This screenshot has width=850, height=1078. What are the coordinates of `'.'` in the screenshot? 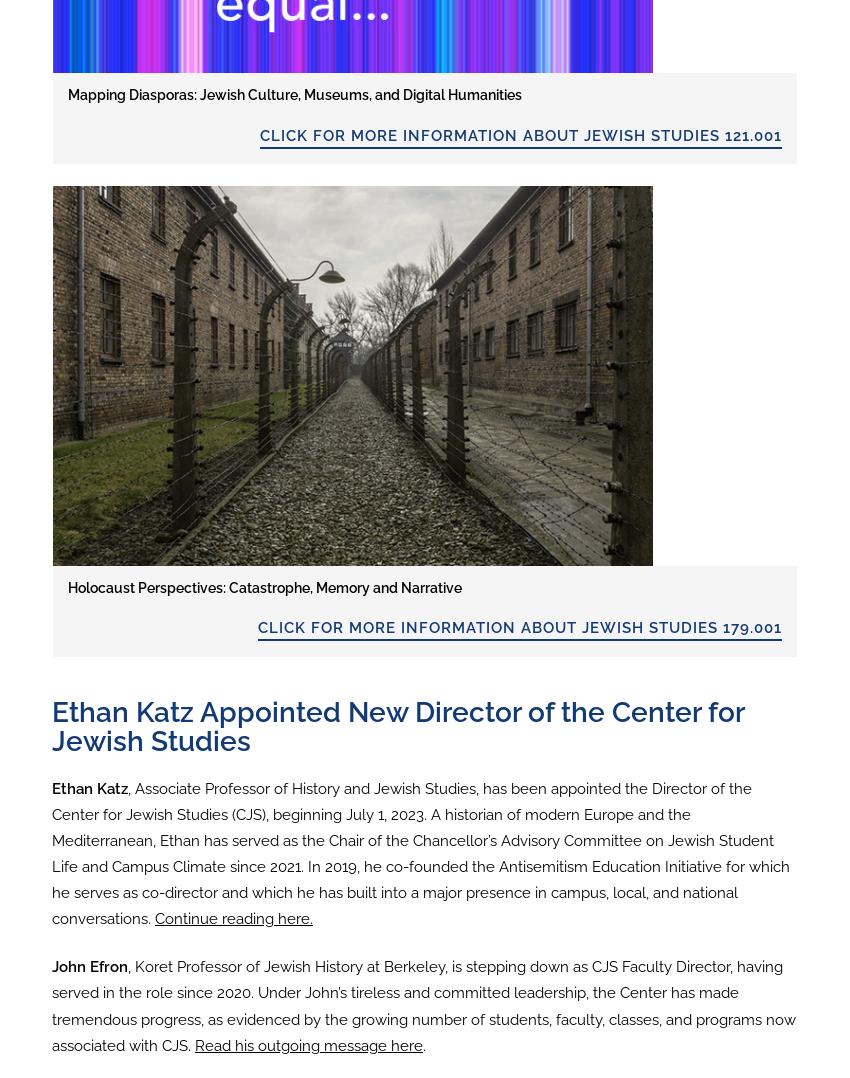 It's located at (424, 1045).